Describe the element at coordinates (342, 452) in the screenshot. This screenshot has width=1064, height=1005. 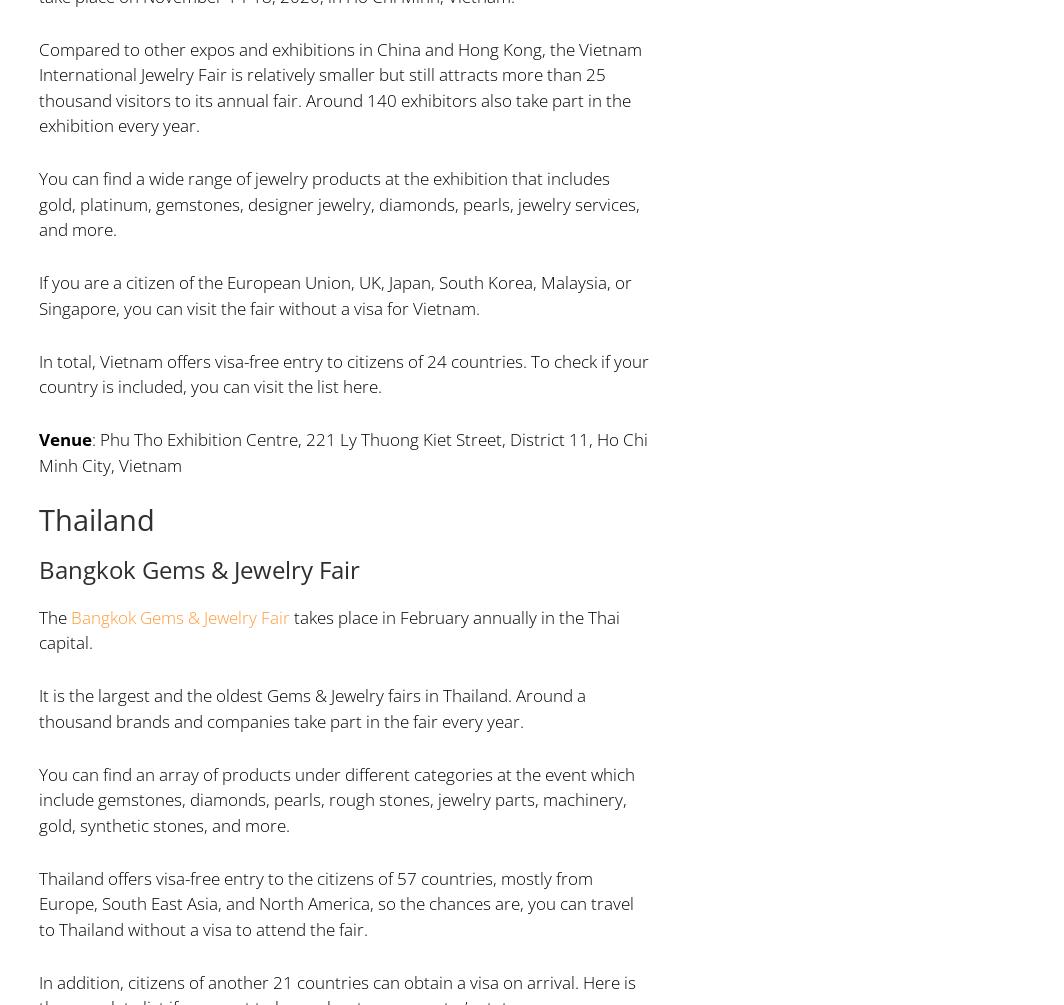
I see `': Phu Tho Exhibition Centre, 221 Ly Thuong Kiet Street, District 11, Ho Chi Minh City, Vietnam'` at that location.